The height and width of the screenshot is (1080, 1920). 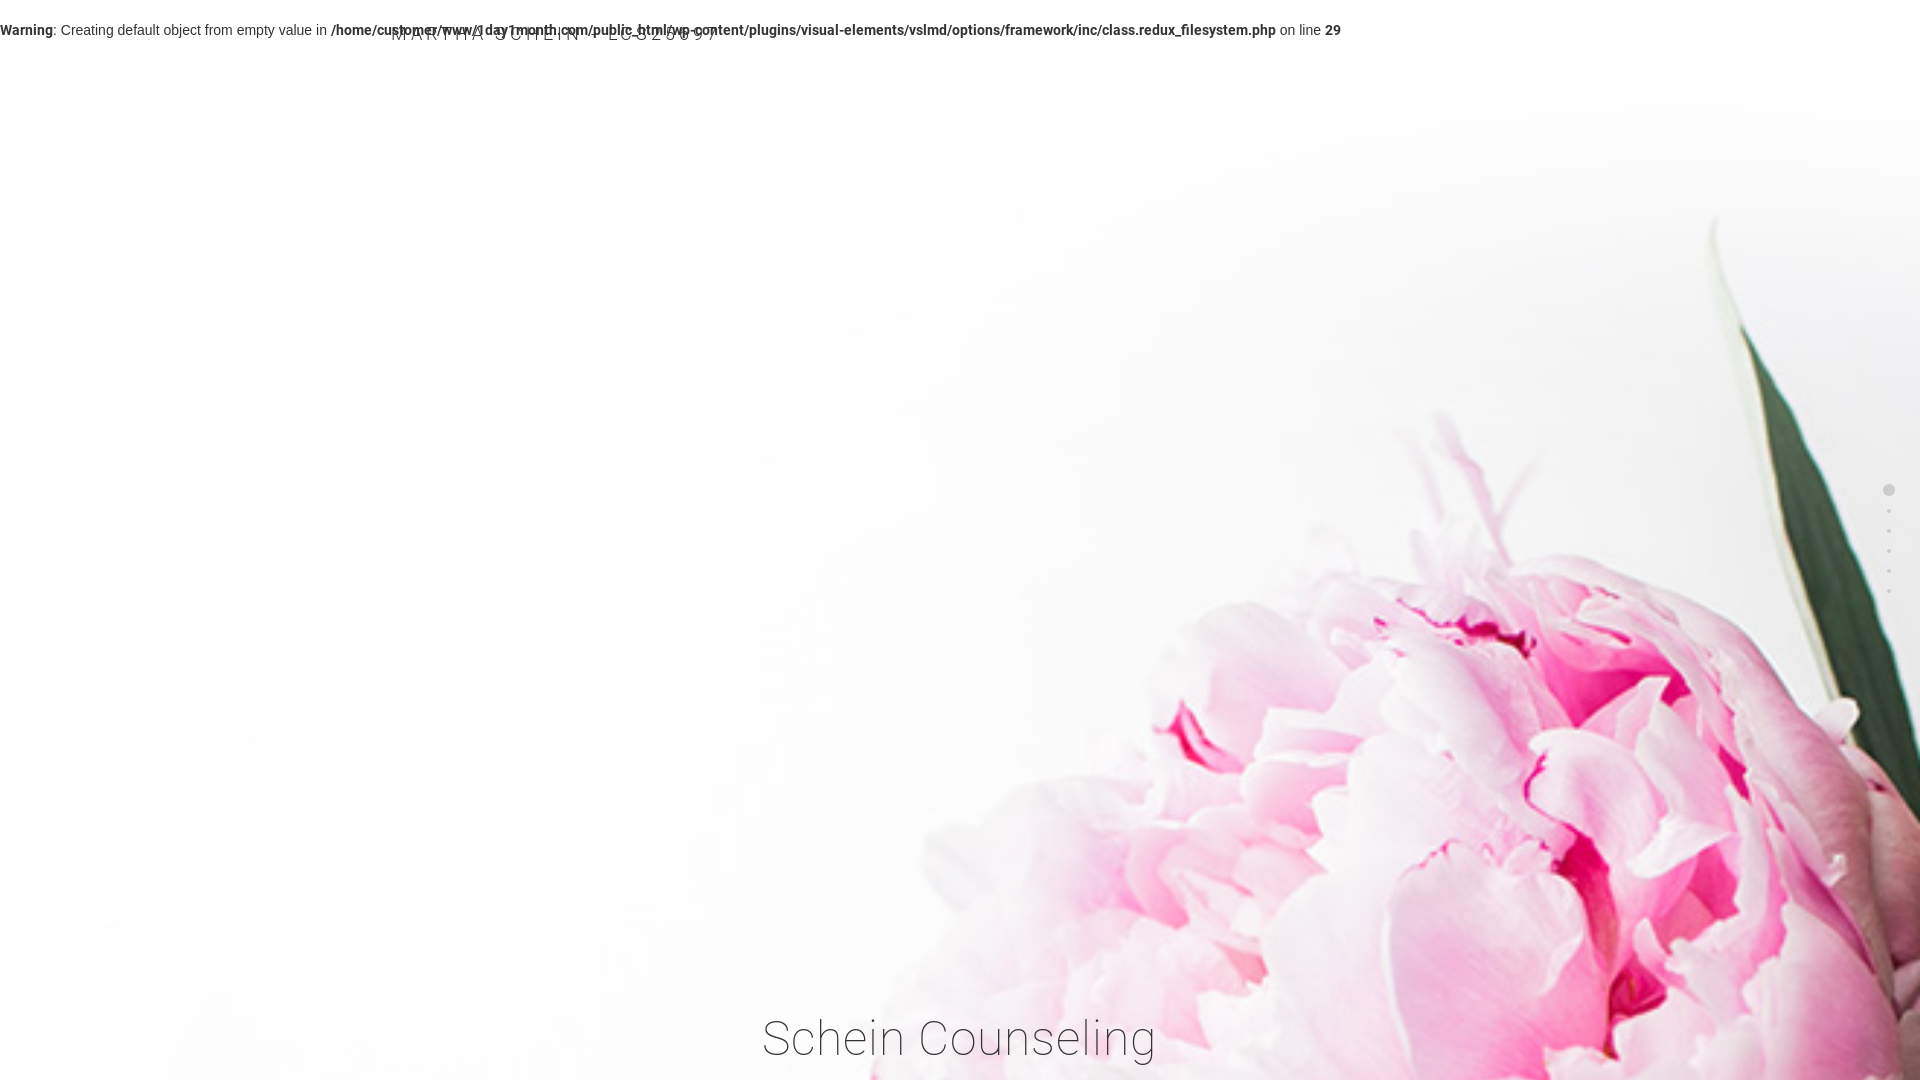 I want to click on 'MARTHA SCHEIN - LCS25697', so click(x=556, y=33).